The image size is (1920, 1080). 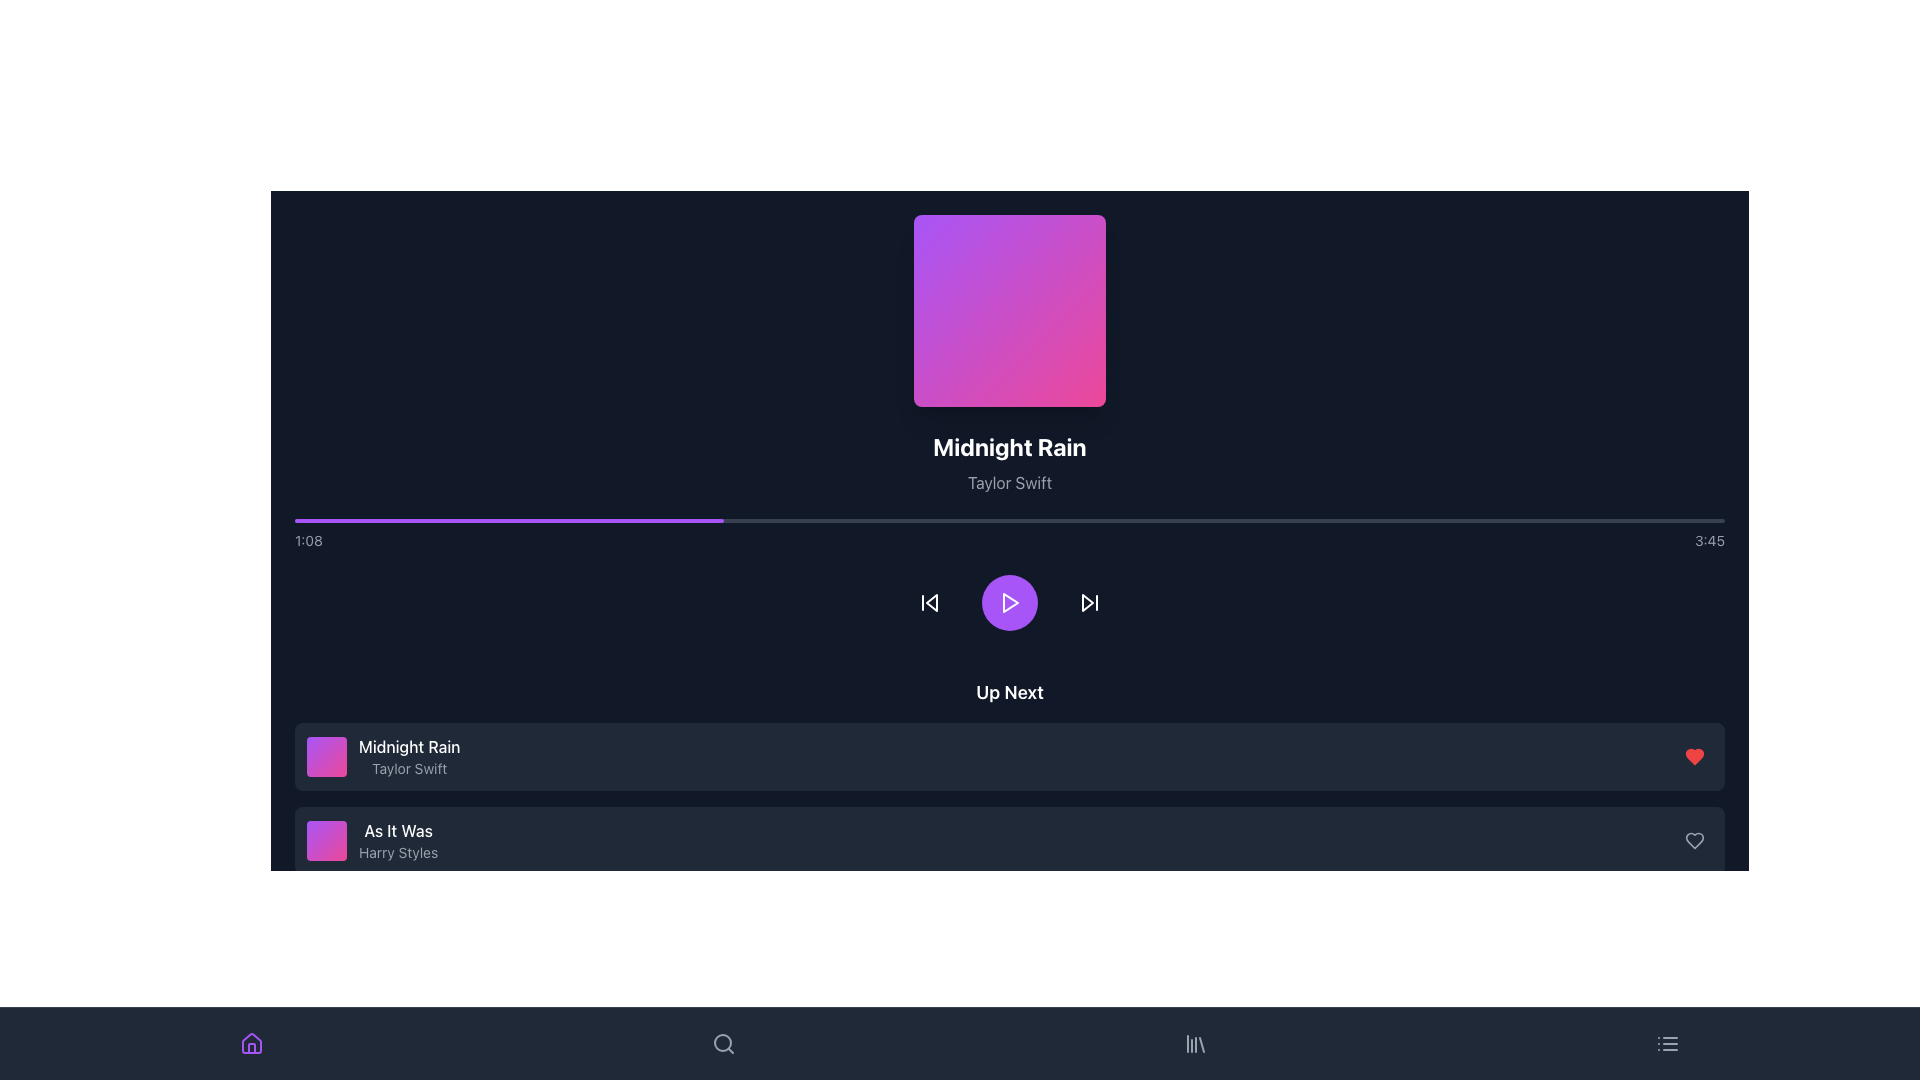 What do you see at coordinates (1009, 601) in the screenshot?
I see `the play button located at the bottom-center of the interface` at bounding box center [1009, 601].